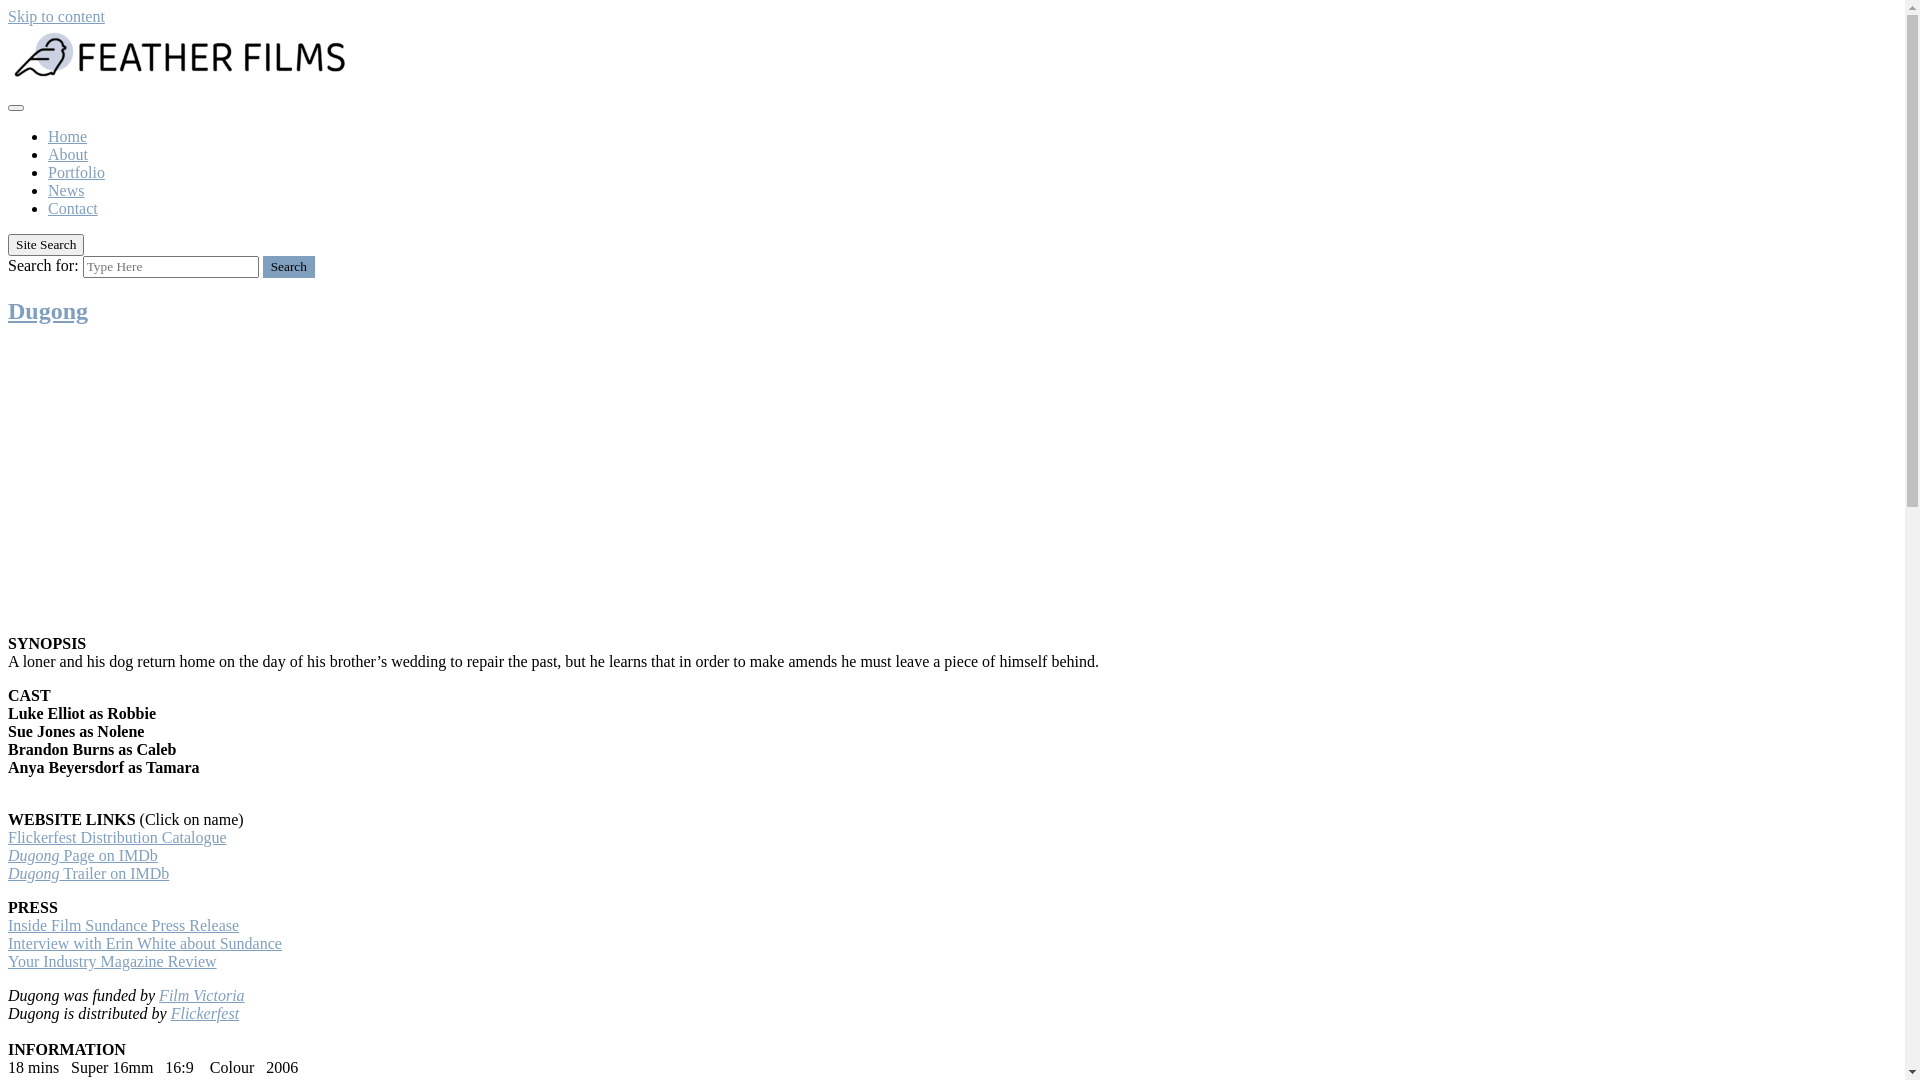  I want to click on 'Flickerfest Distribution Catalogue', so click(116, 837).